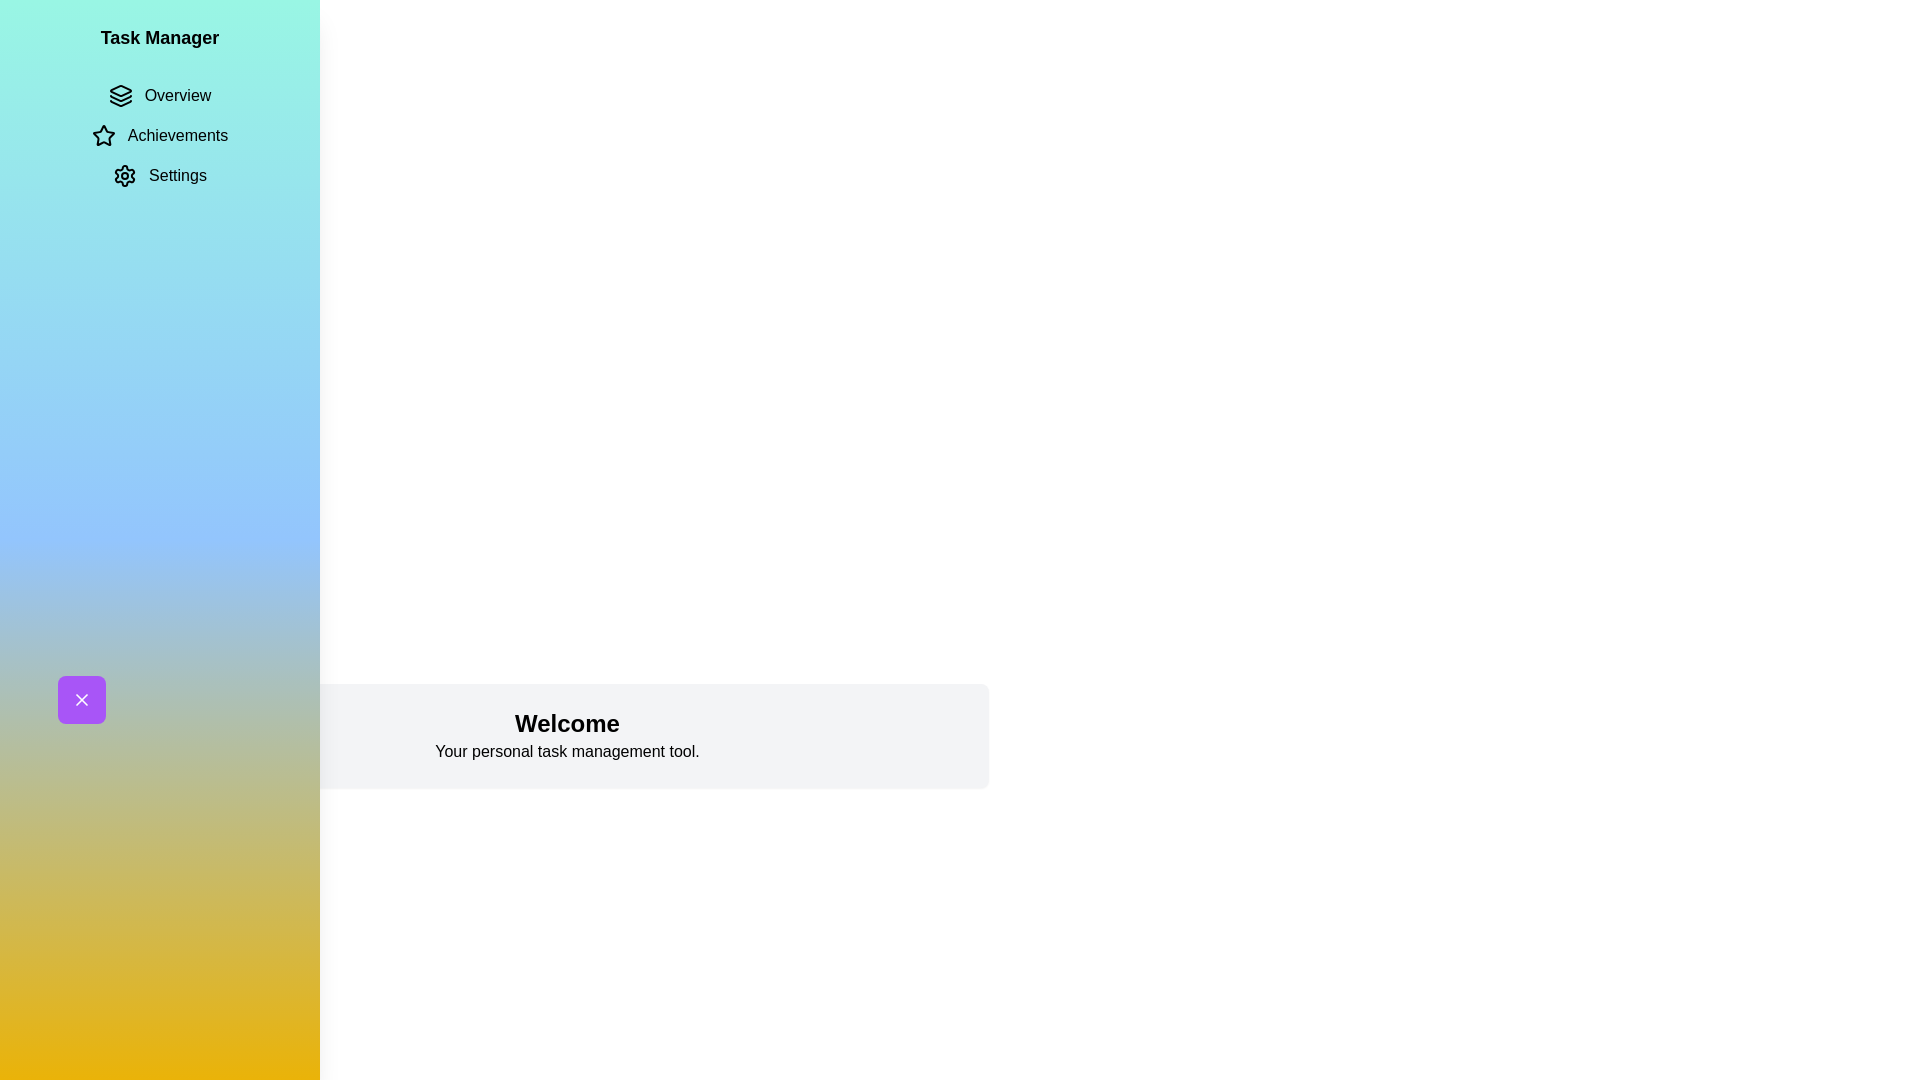 The width and height of the screenshot is (1920, 1080). Describe the element at coordinates (80, 698) in the screenshot. I see `the purple square-shaped close button with a white 'X' icon` at that location.